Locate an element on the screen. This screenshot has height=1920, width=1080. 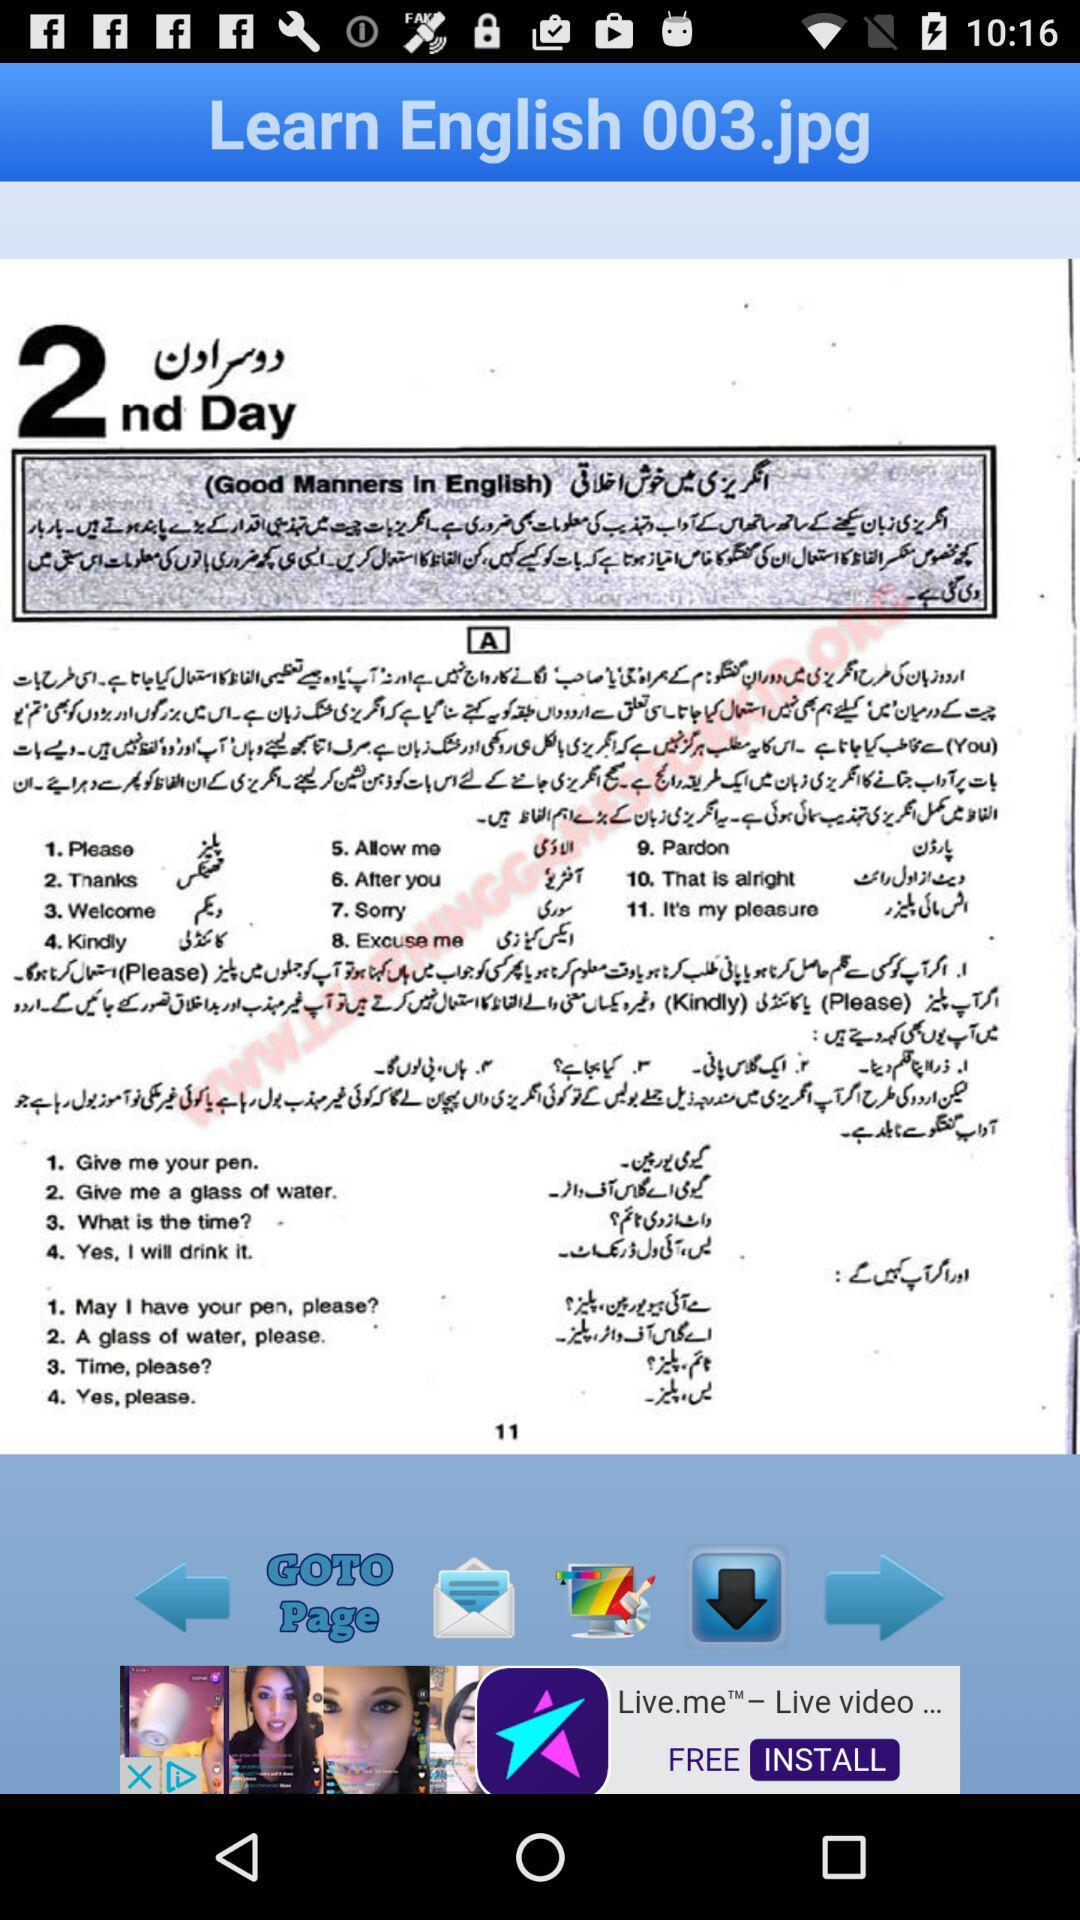
the email icon is located at coordinates (487, 1708).